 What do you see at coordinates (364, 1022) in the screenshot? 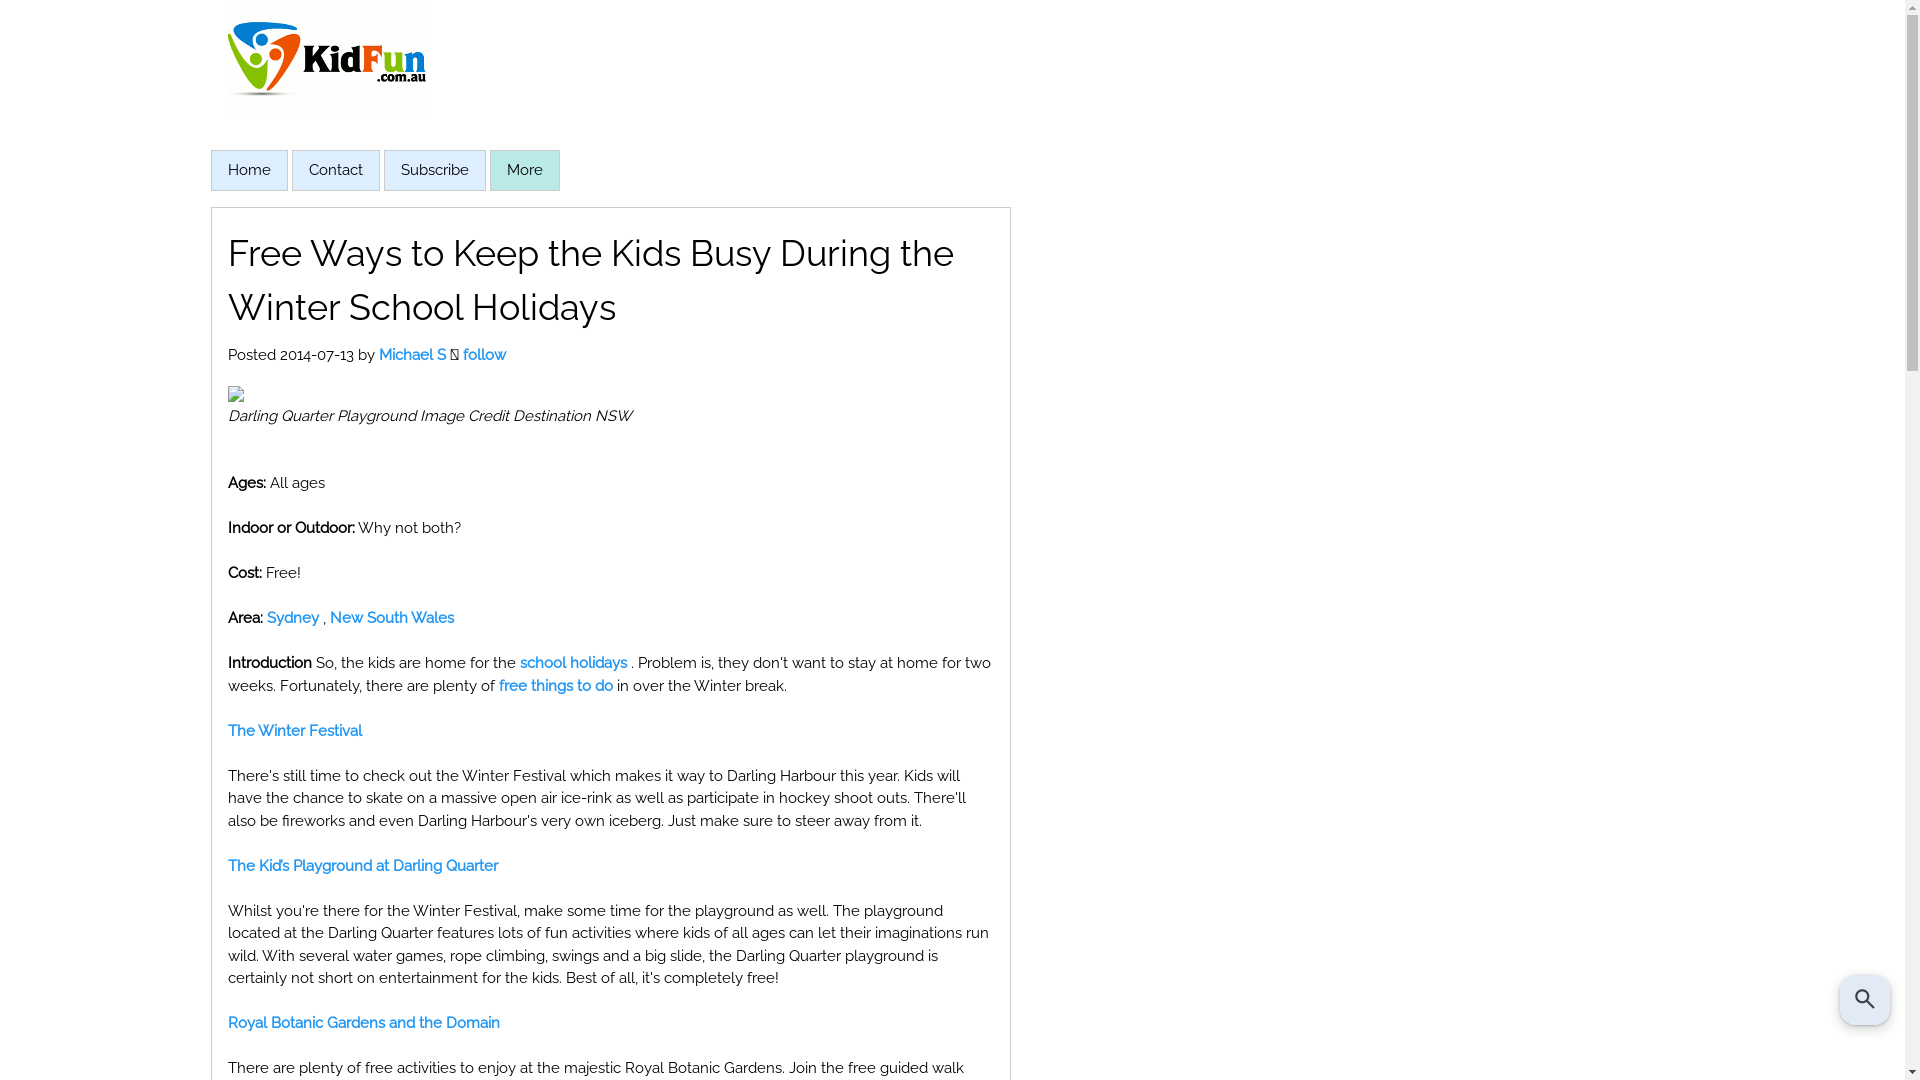
I see `'Royal Botanic Gardens and the Domain'` at bounding box center [364, 1022].